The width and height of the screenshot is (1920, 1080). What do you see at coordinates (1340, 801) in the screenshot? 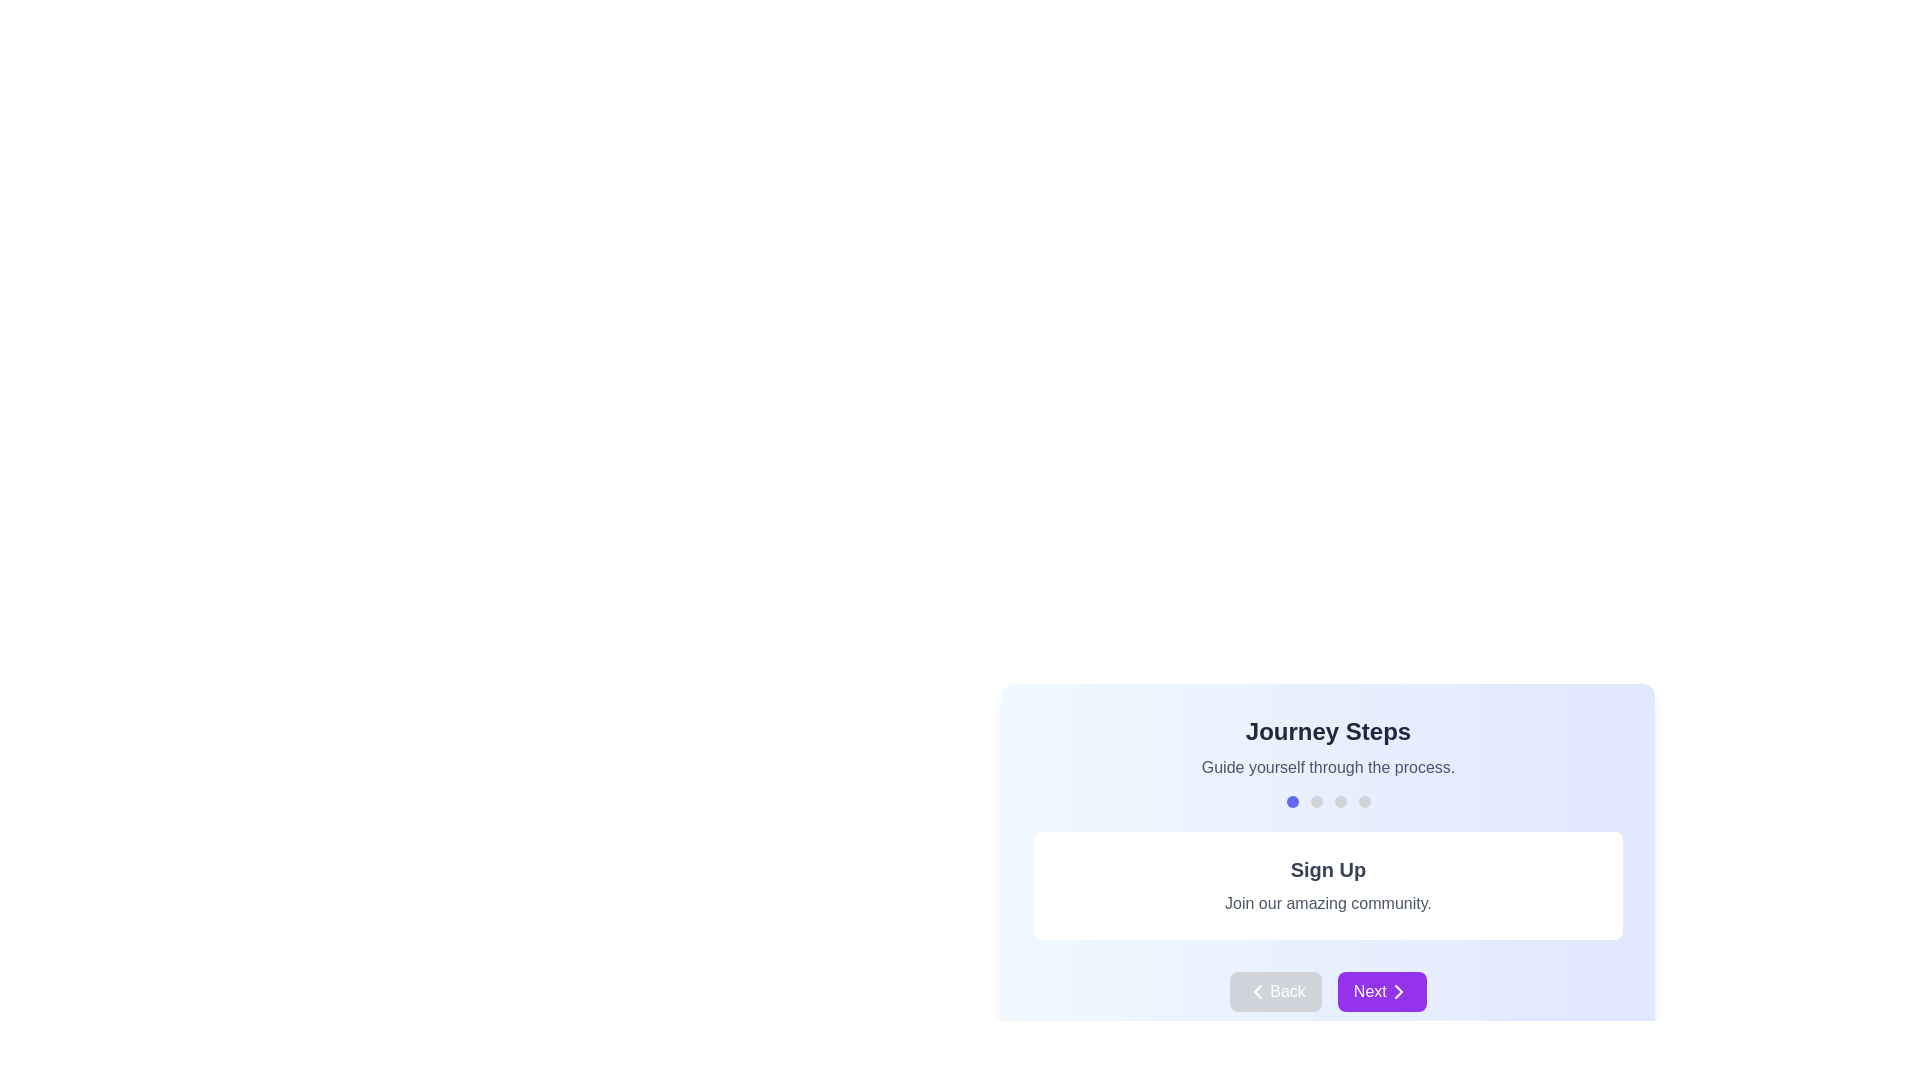
I see `the third circular indicator in the progress tracker located beneath the 'Journey Steps' header and above the 'Sign Up' text block` at bounding box center [1340, 801].